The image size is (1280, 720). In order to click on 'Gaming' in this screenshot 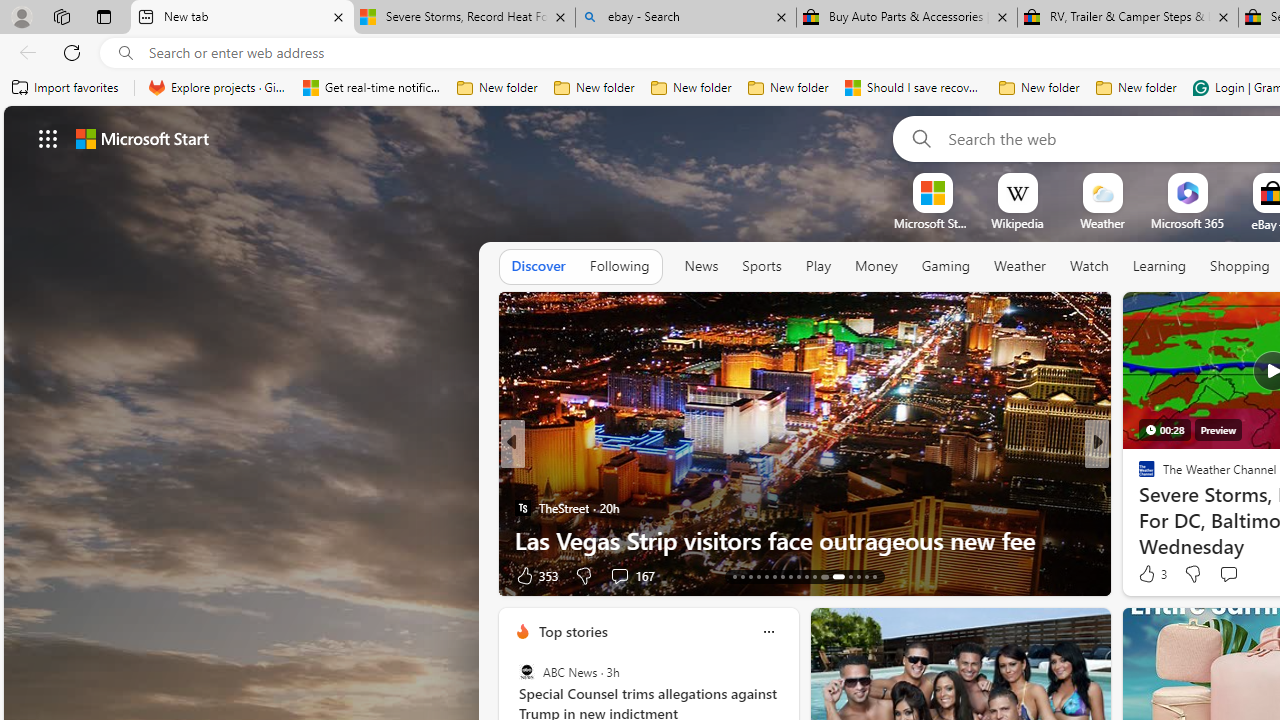, I will do `click(944, 265)`.